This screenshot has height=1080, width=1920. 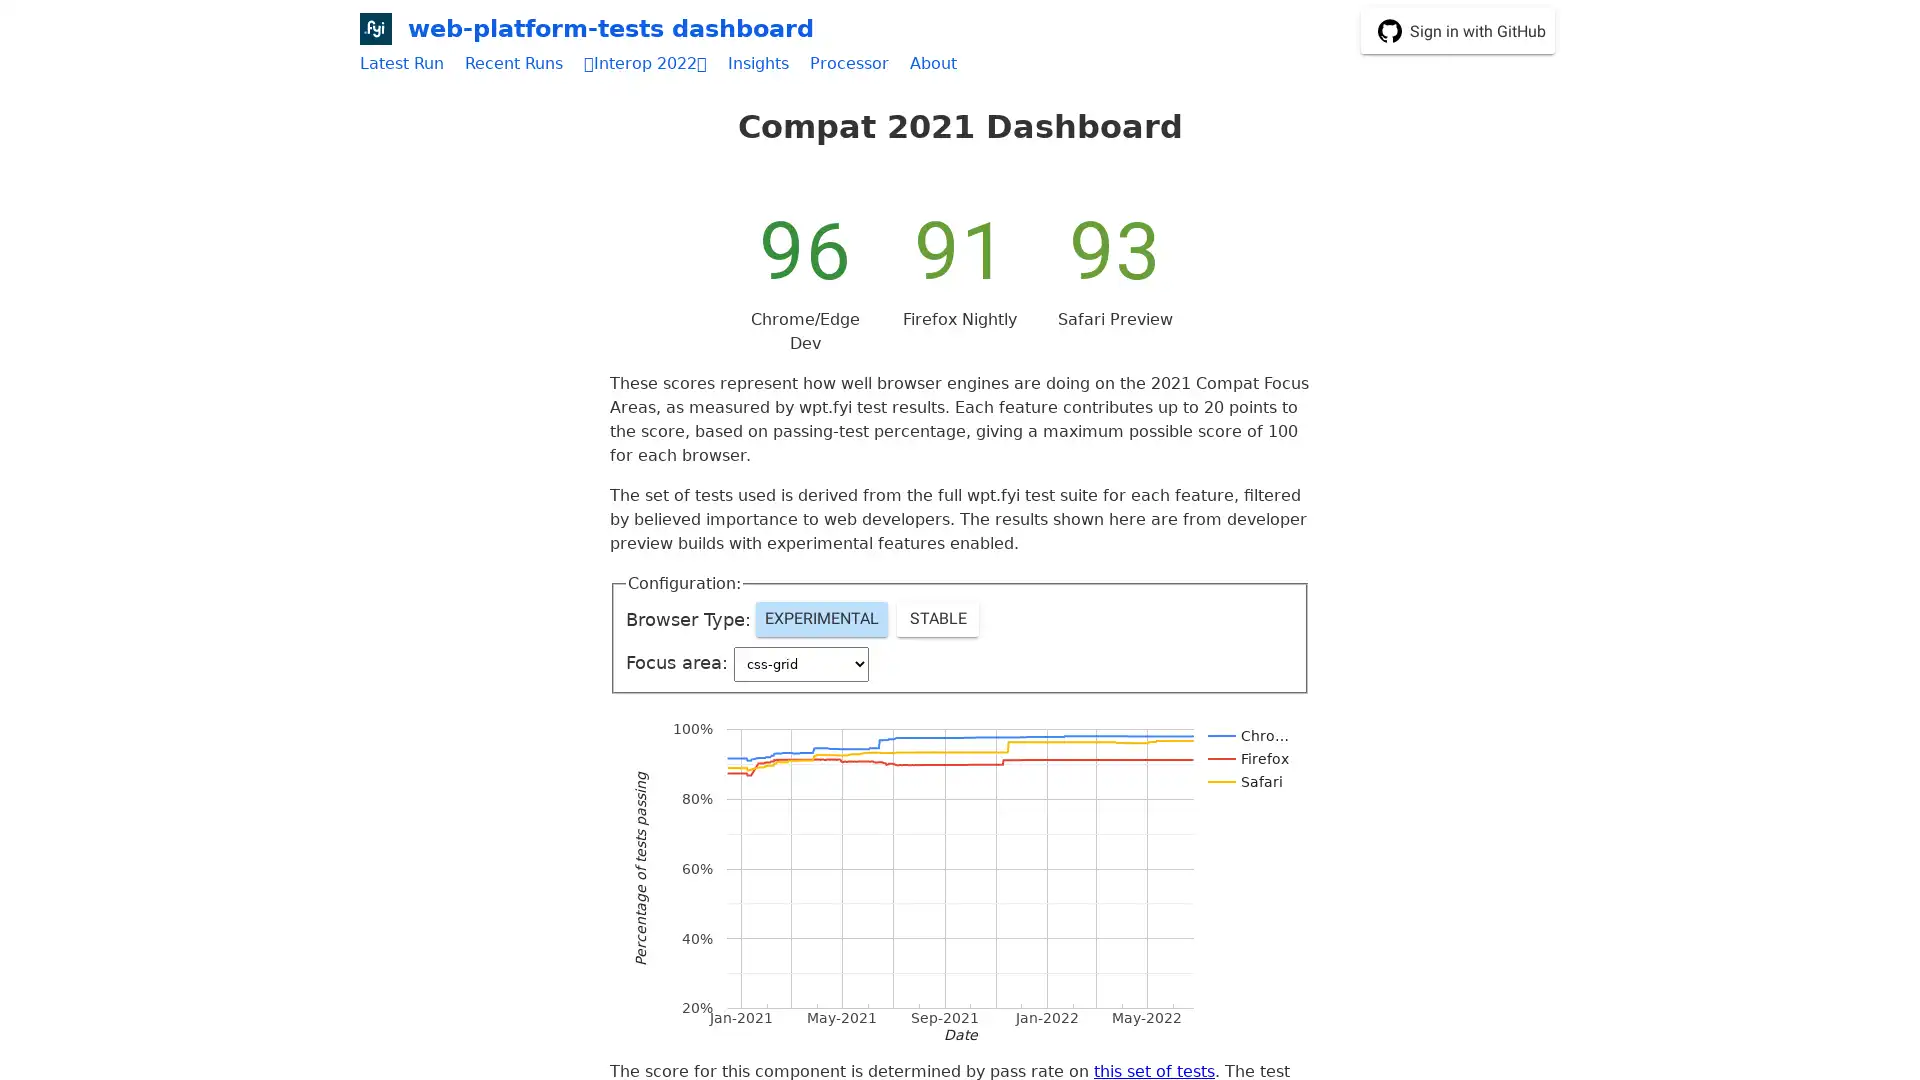 What do you see at coordinates (936, 617) in the screenshot?
I see `STABLE` at bounding box center [936, 617].